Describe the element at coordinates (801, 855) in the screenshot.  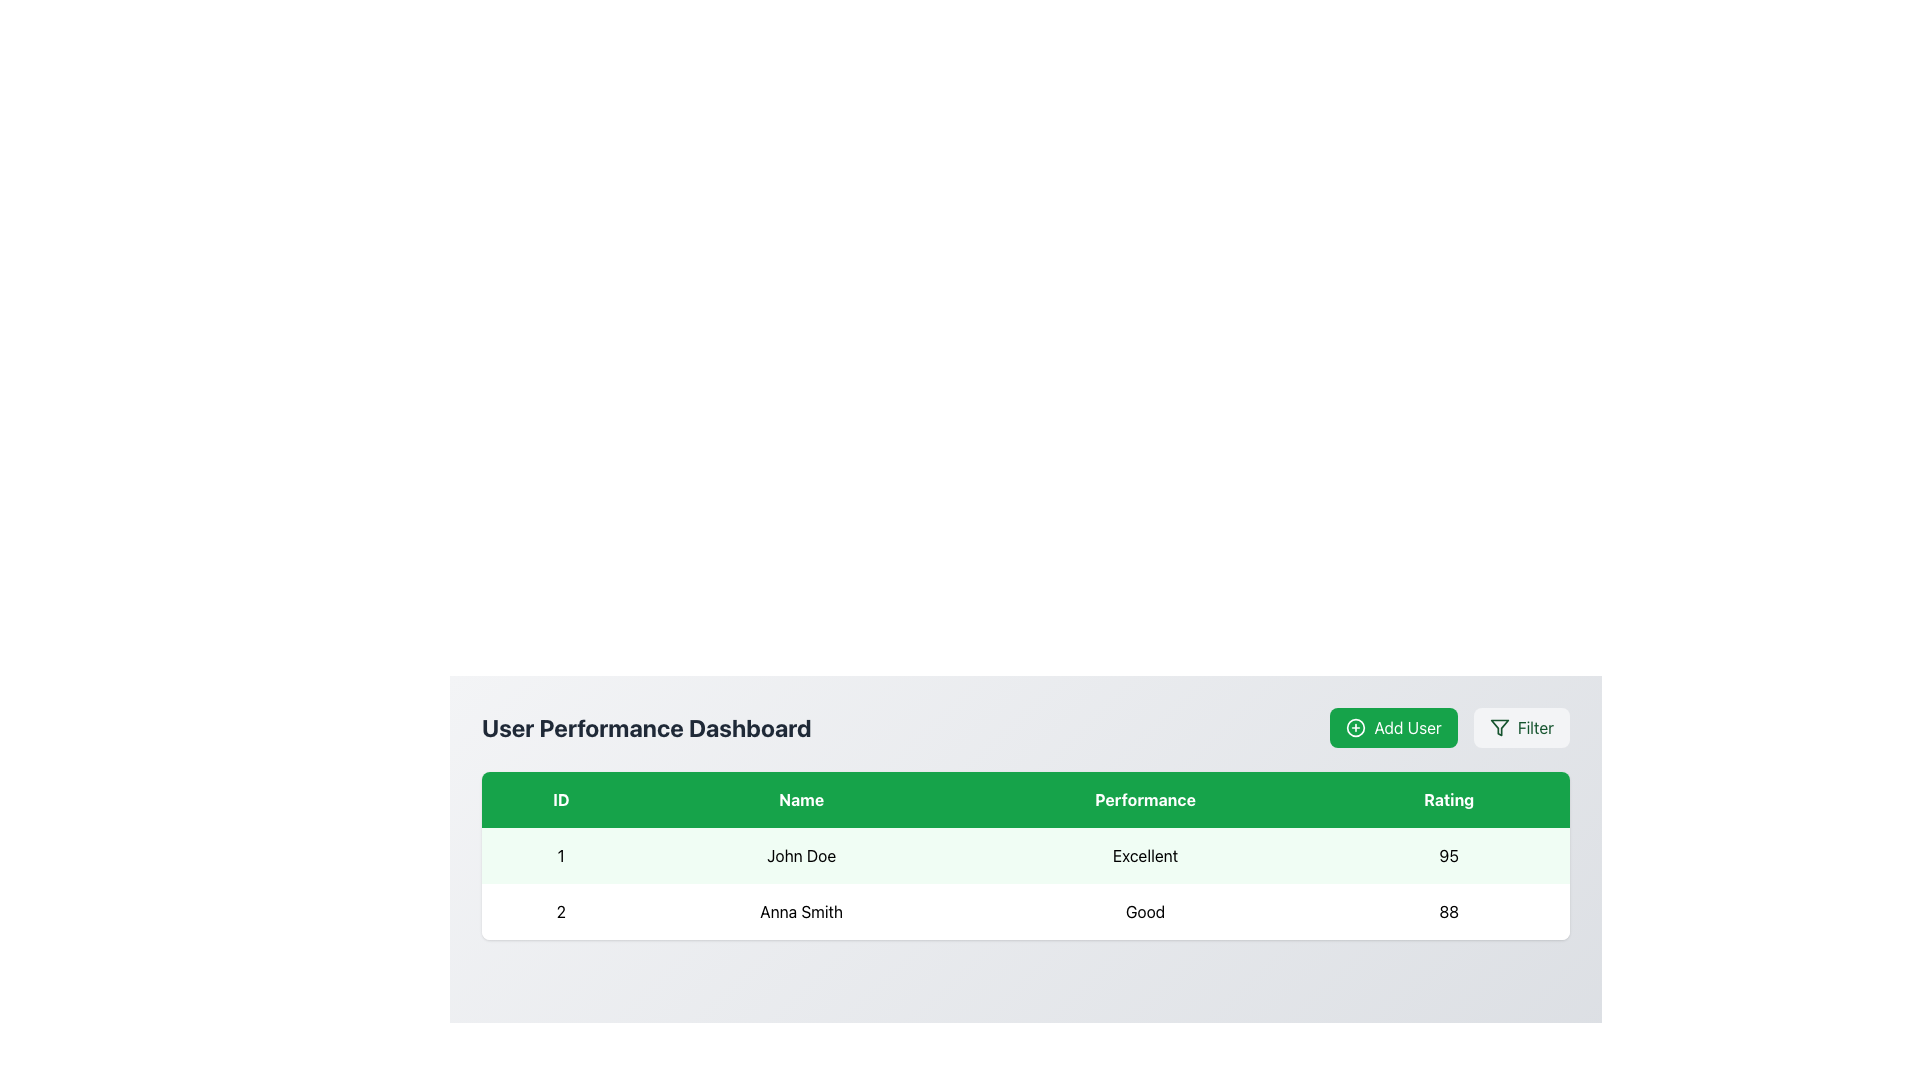
I see `the Text Cell displaying the user's name, located in the second cell of the first row of the table under the 'Name' column` at that location.